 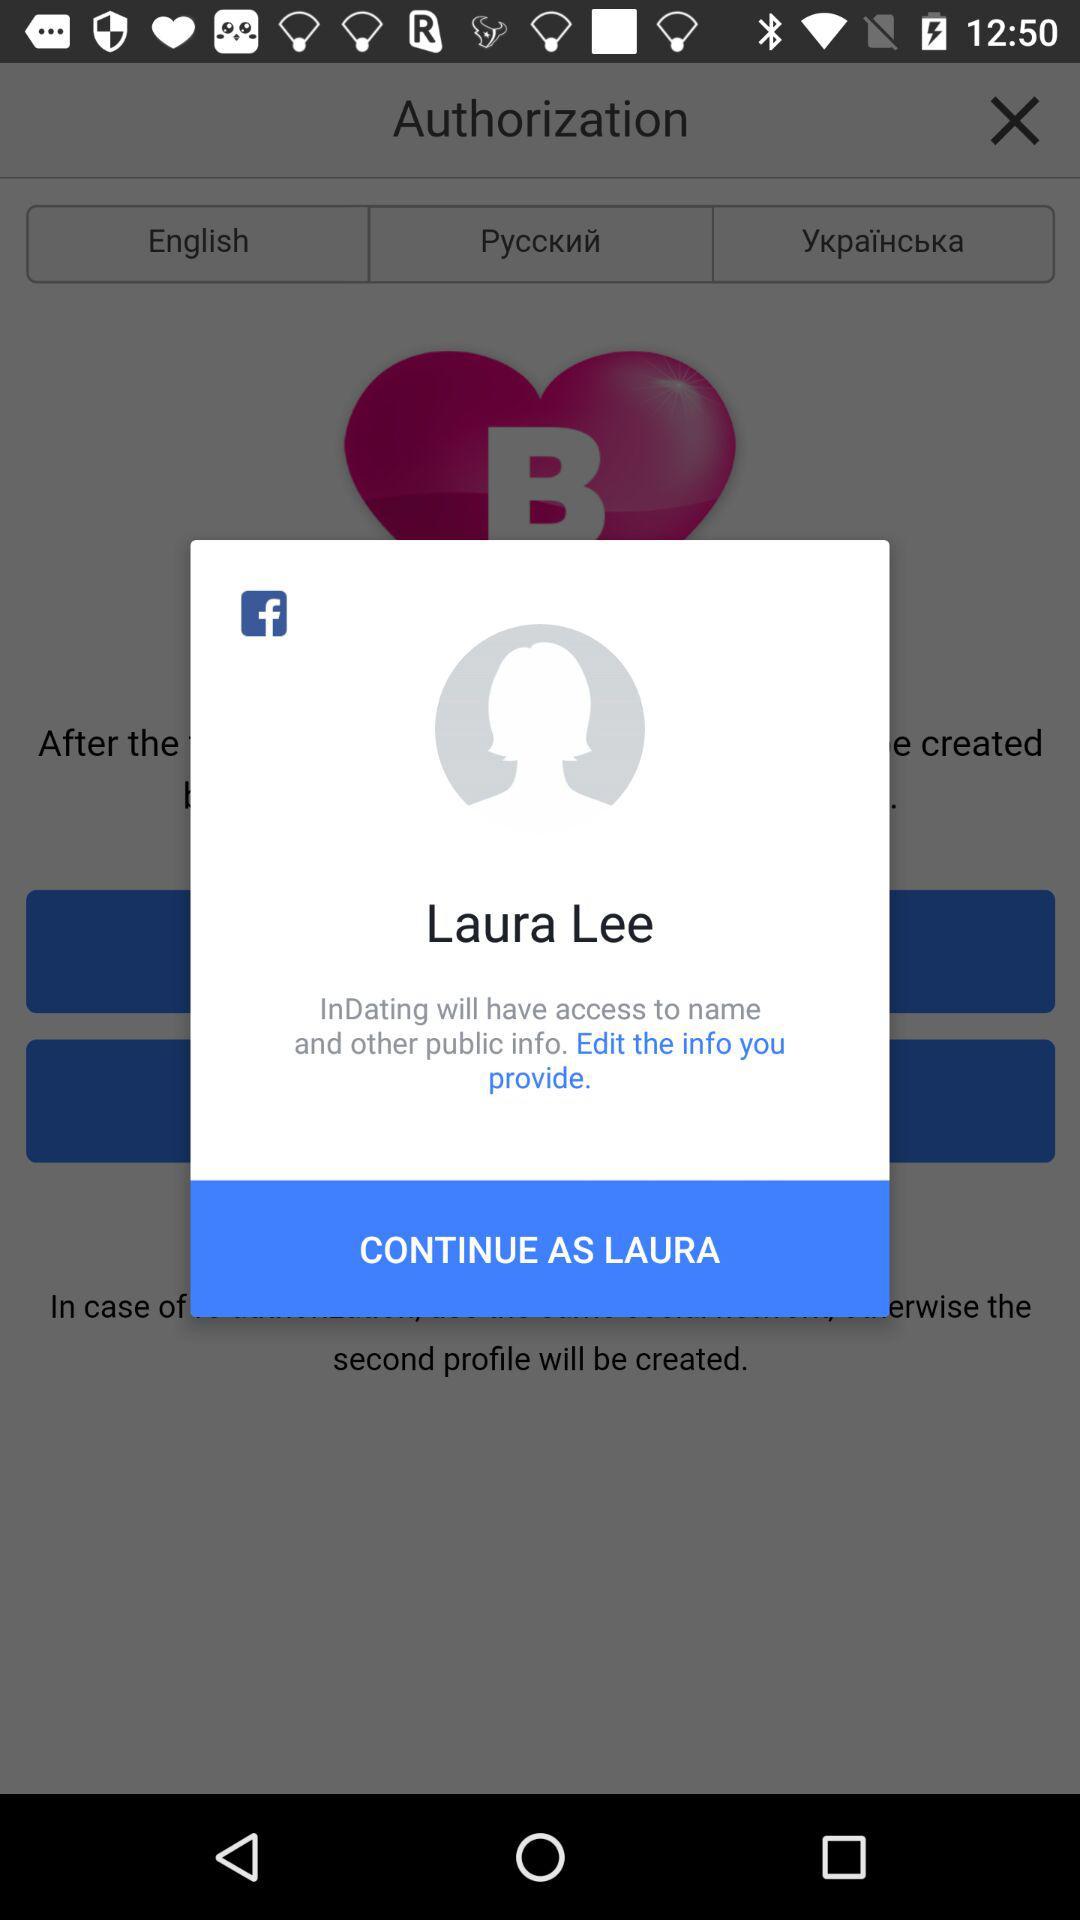 I want to click on the continue as laura, so click(x=540, y=1247).